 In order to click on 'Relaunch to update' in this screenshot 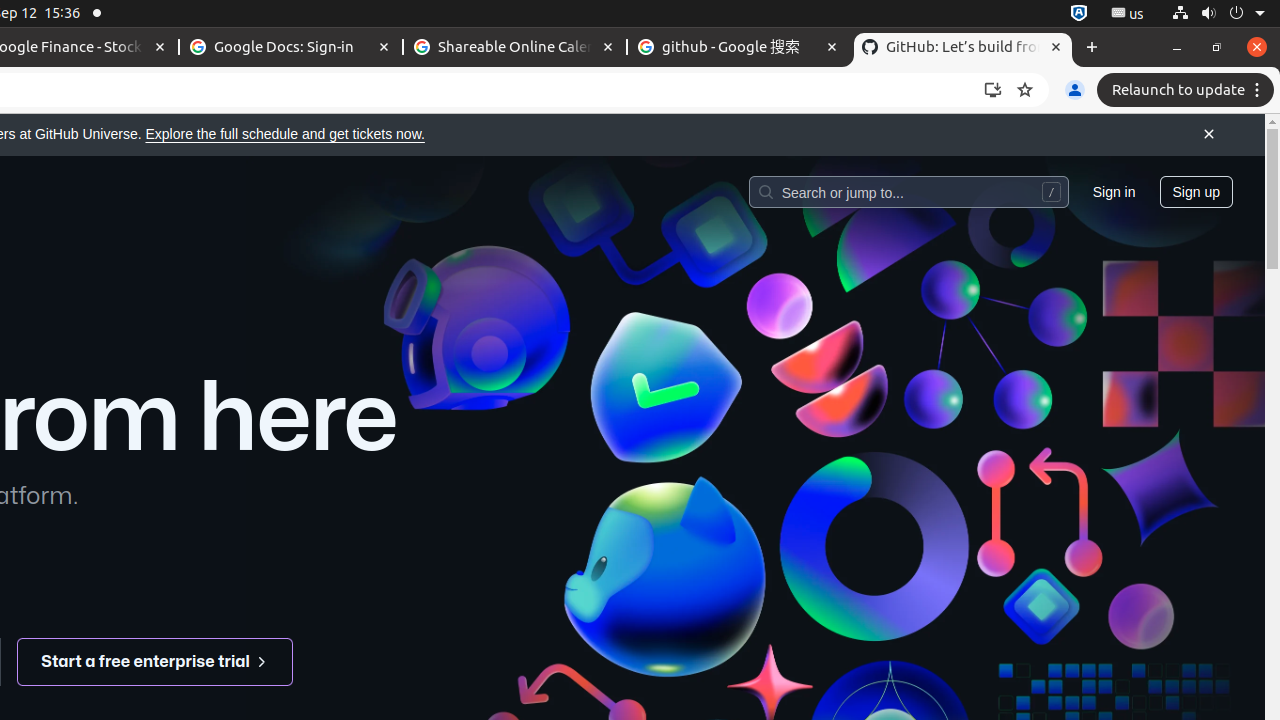, I will do `click(1188, 90)`.